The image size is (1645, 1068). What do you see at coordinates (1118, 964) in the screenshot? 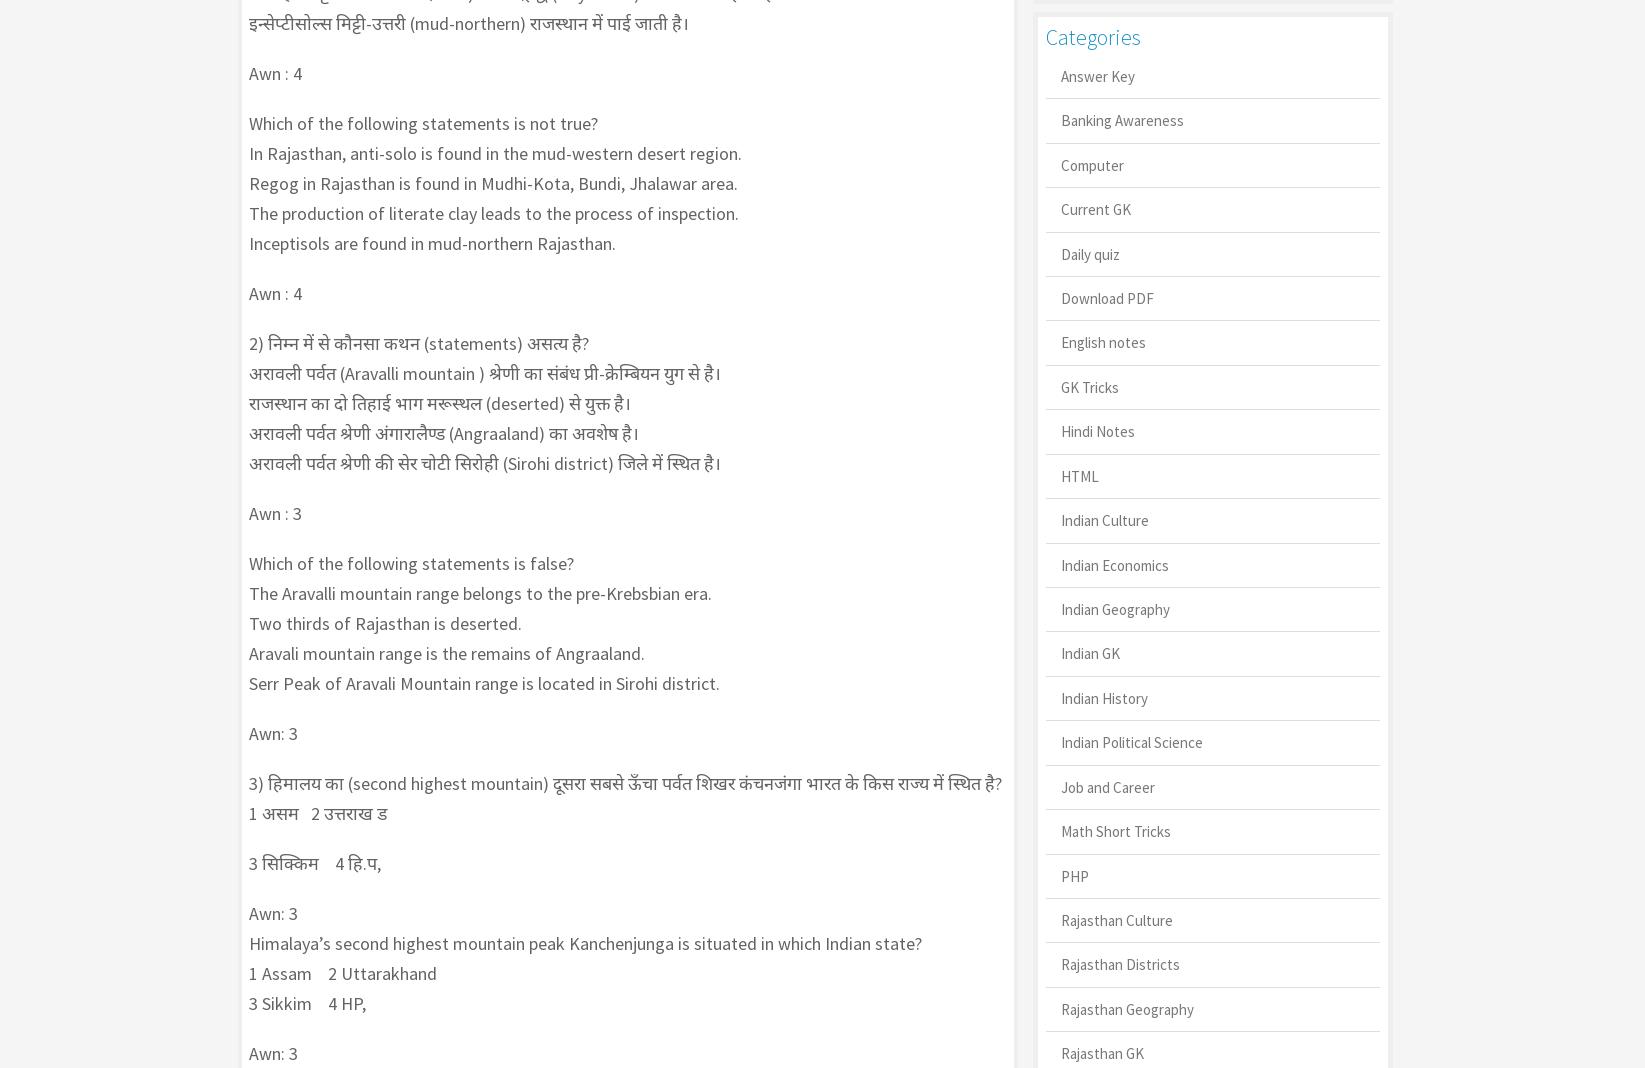
I see `'Rajasthan Districts'` at bounding box center [1118, 964].